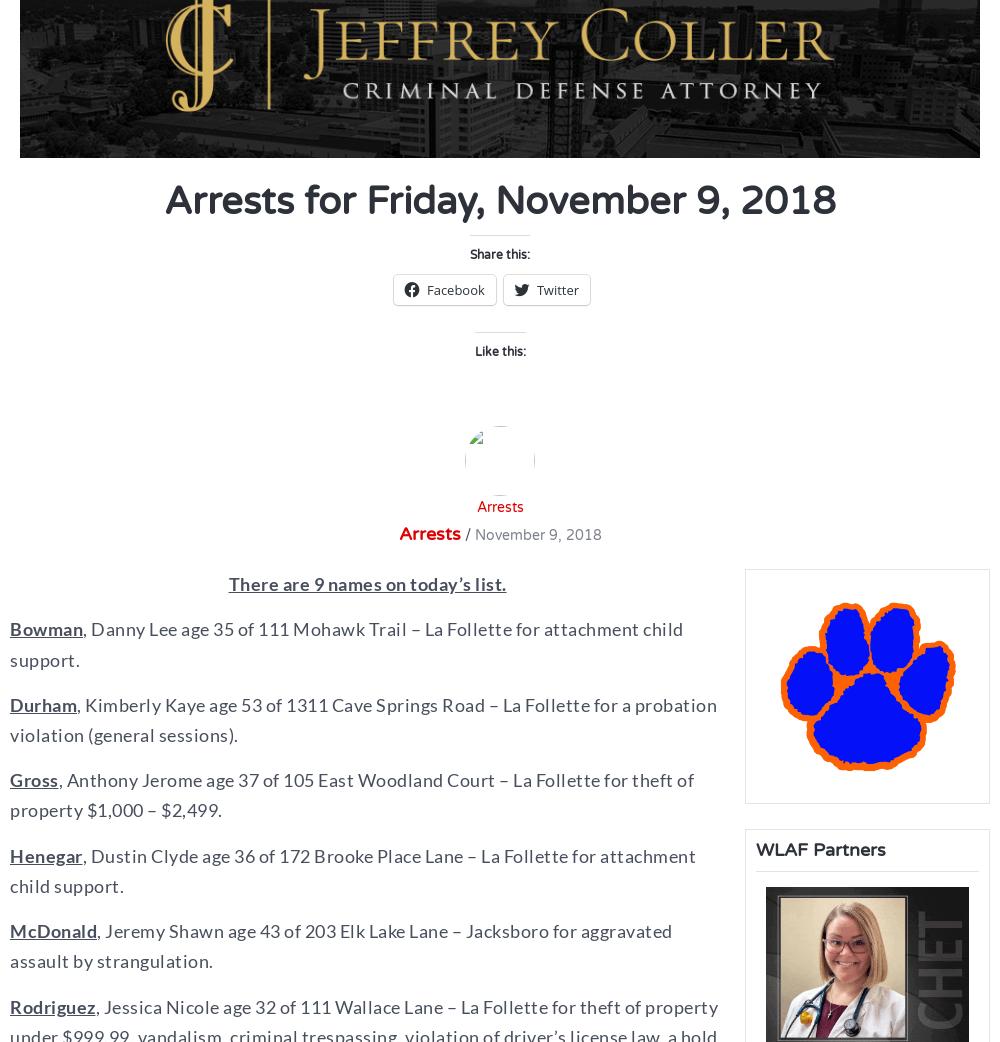  I want to click on 'Arrests for Friday, November 9, 2018', so click(164, 200).